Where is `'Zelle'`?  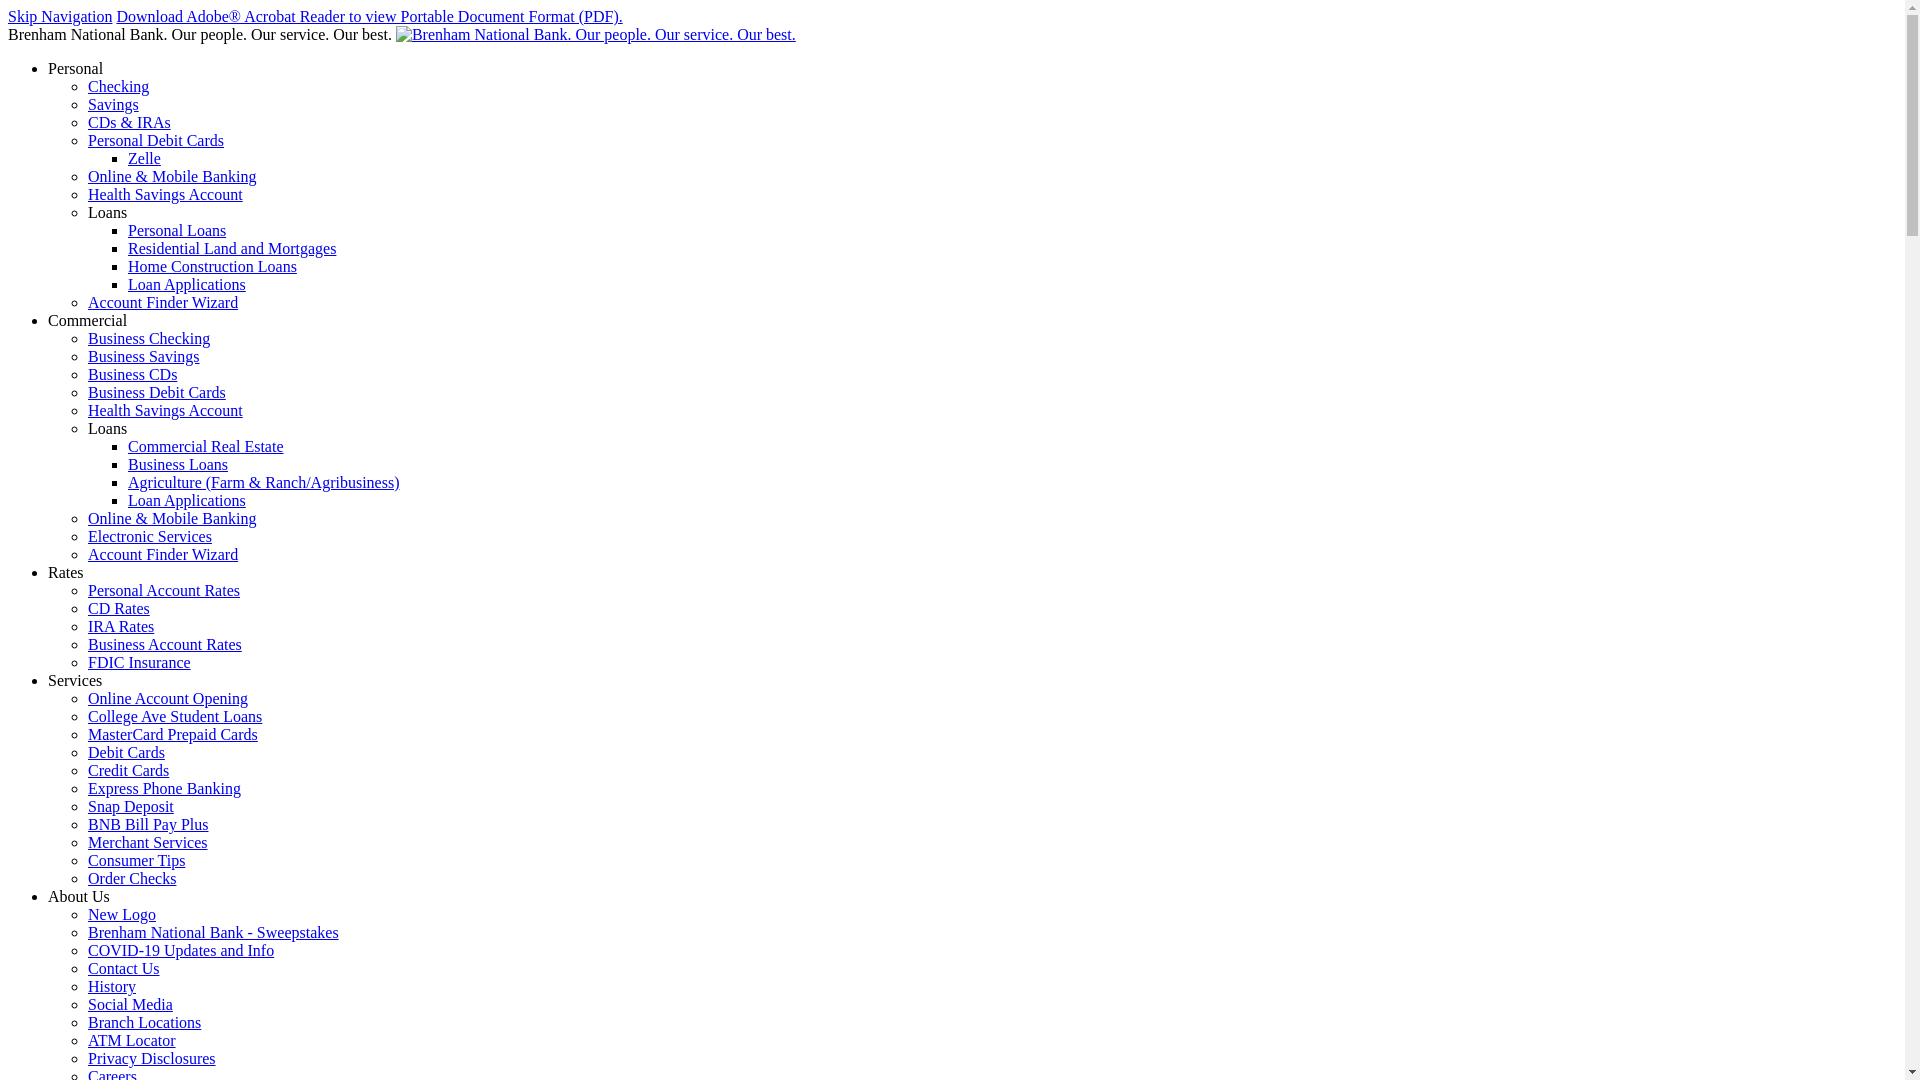 'Zelle' is located at coordinates (127, 157).